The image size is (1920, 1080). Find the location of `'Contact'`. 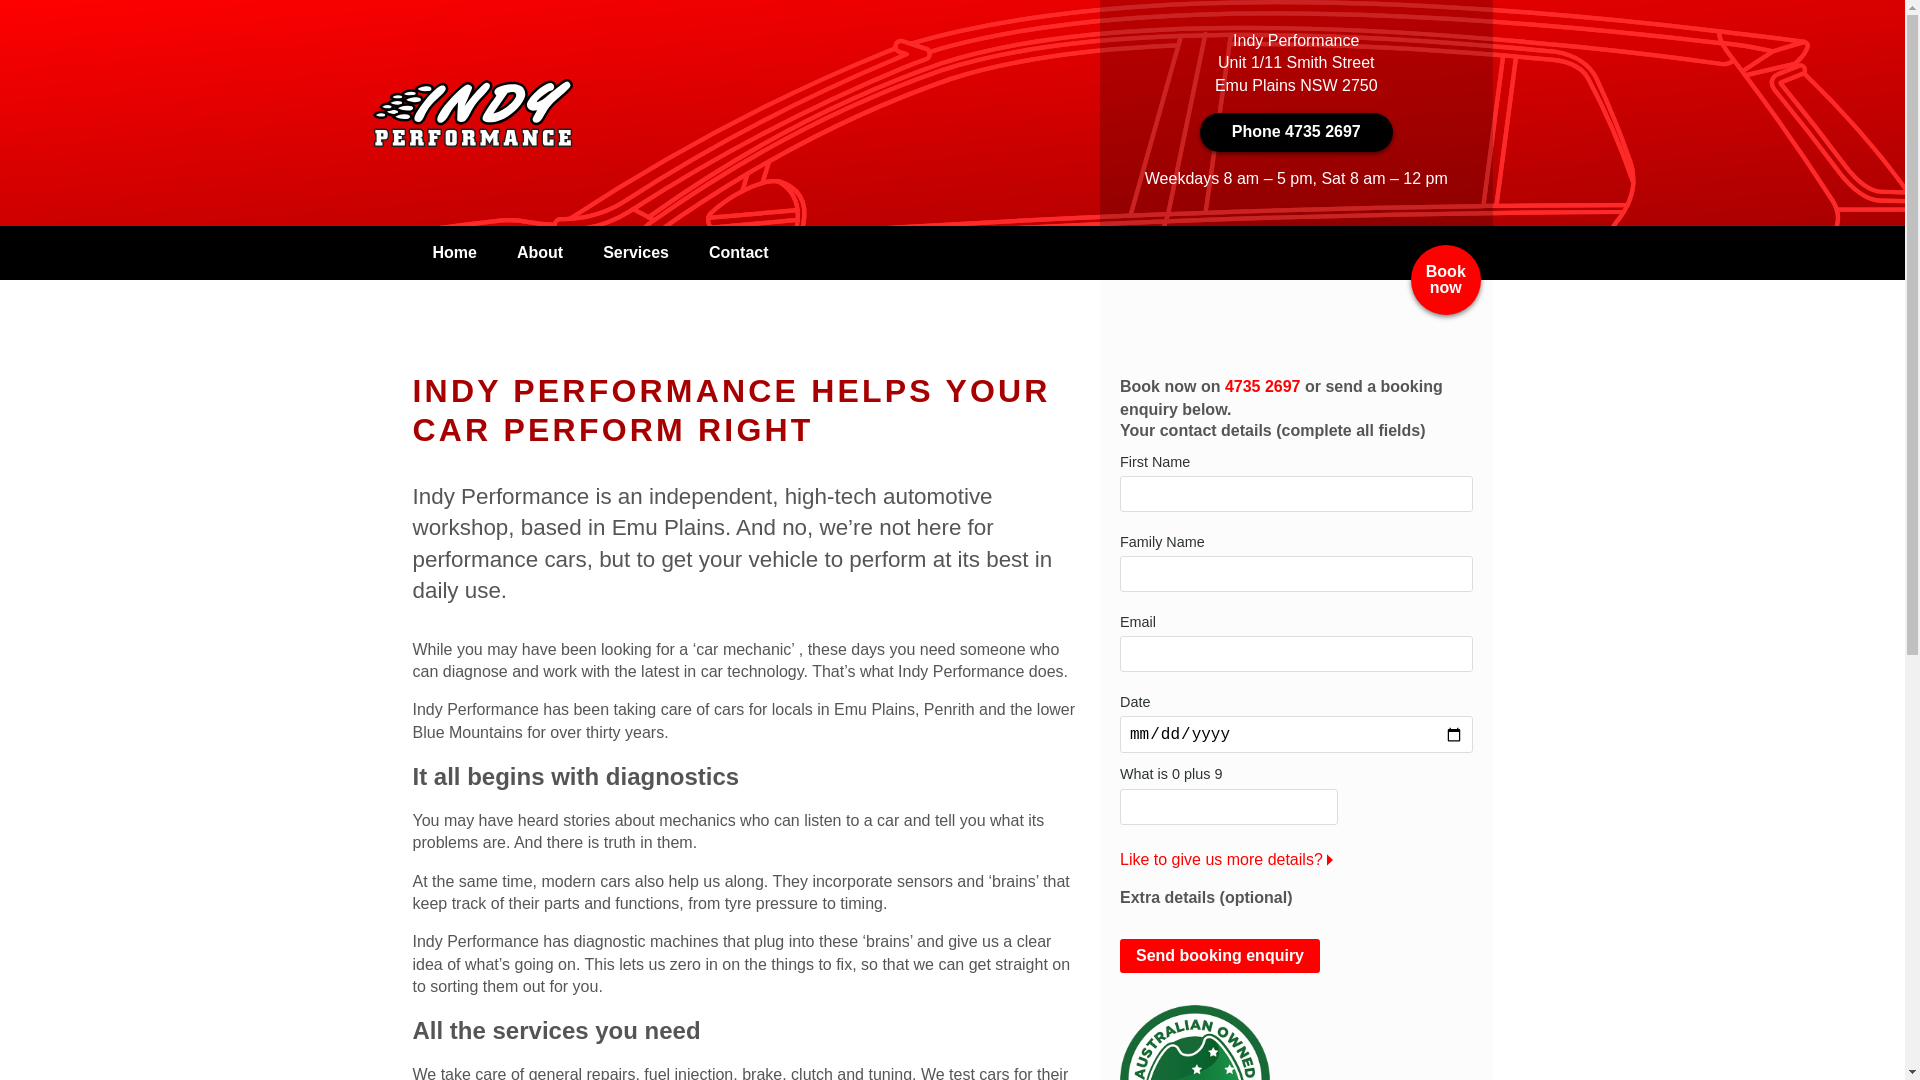

'Contact' is located at coordinates (738, 252).